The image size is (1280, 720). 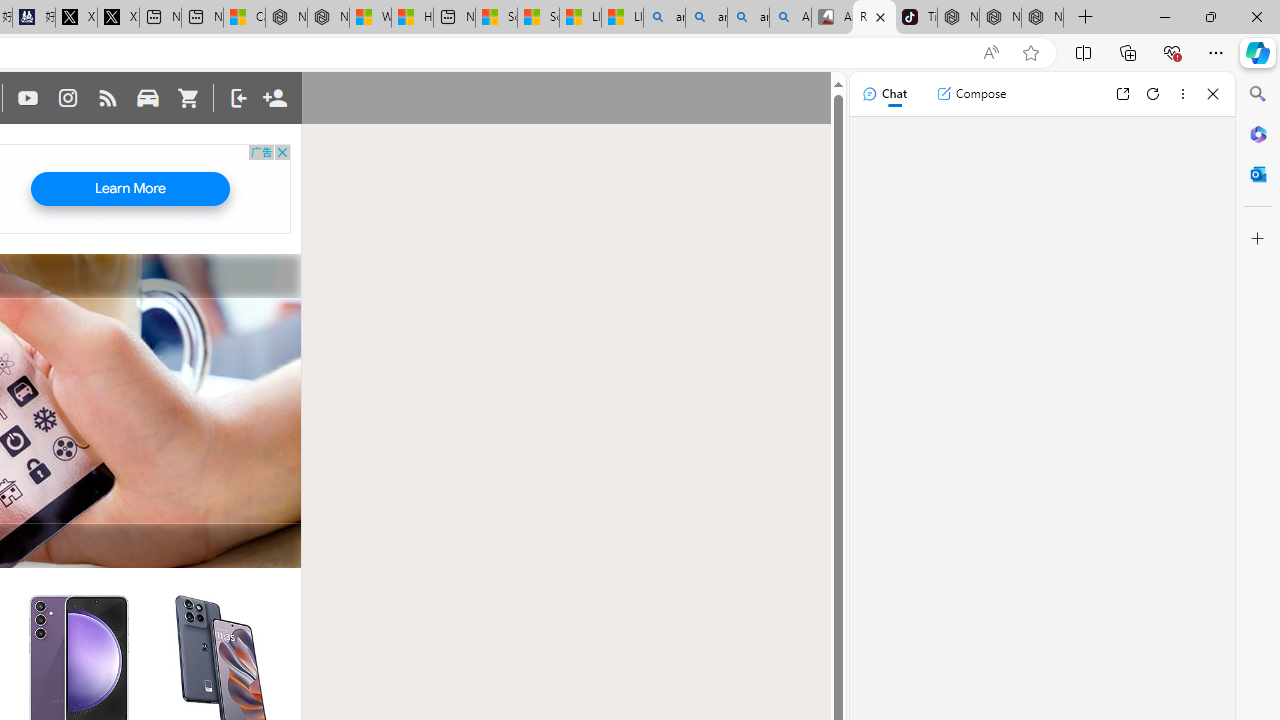 I want to click on 'TikTok', so click(x=915, y=17).